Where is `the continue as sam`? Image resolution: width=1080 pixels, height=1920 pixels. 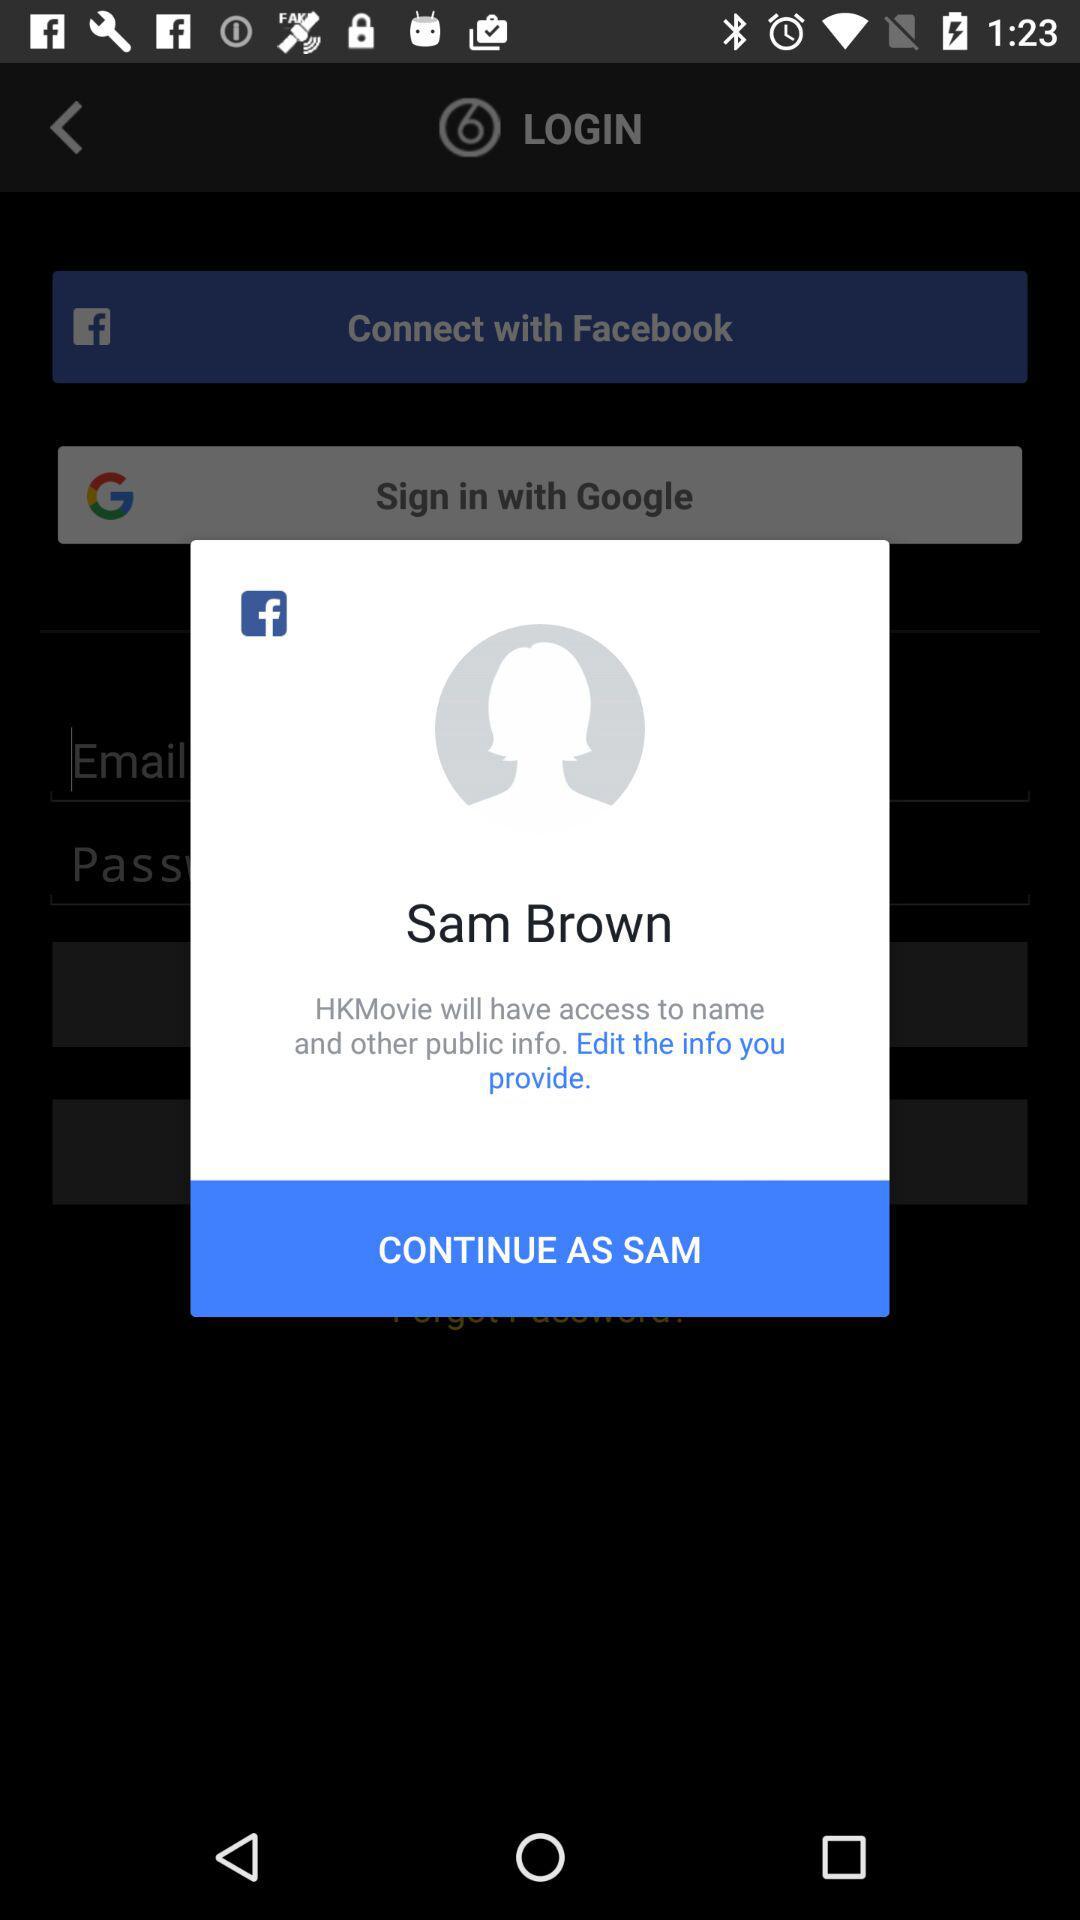
the continue as sam is located at coordinates (540, 1247).